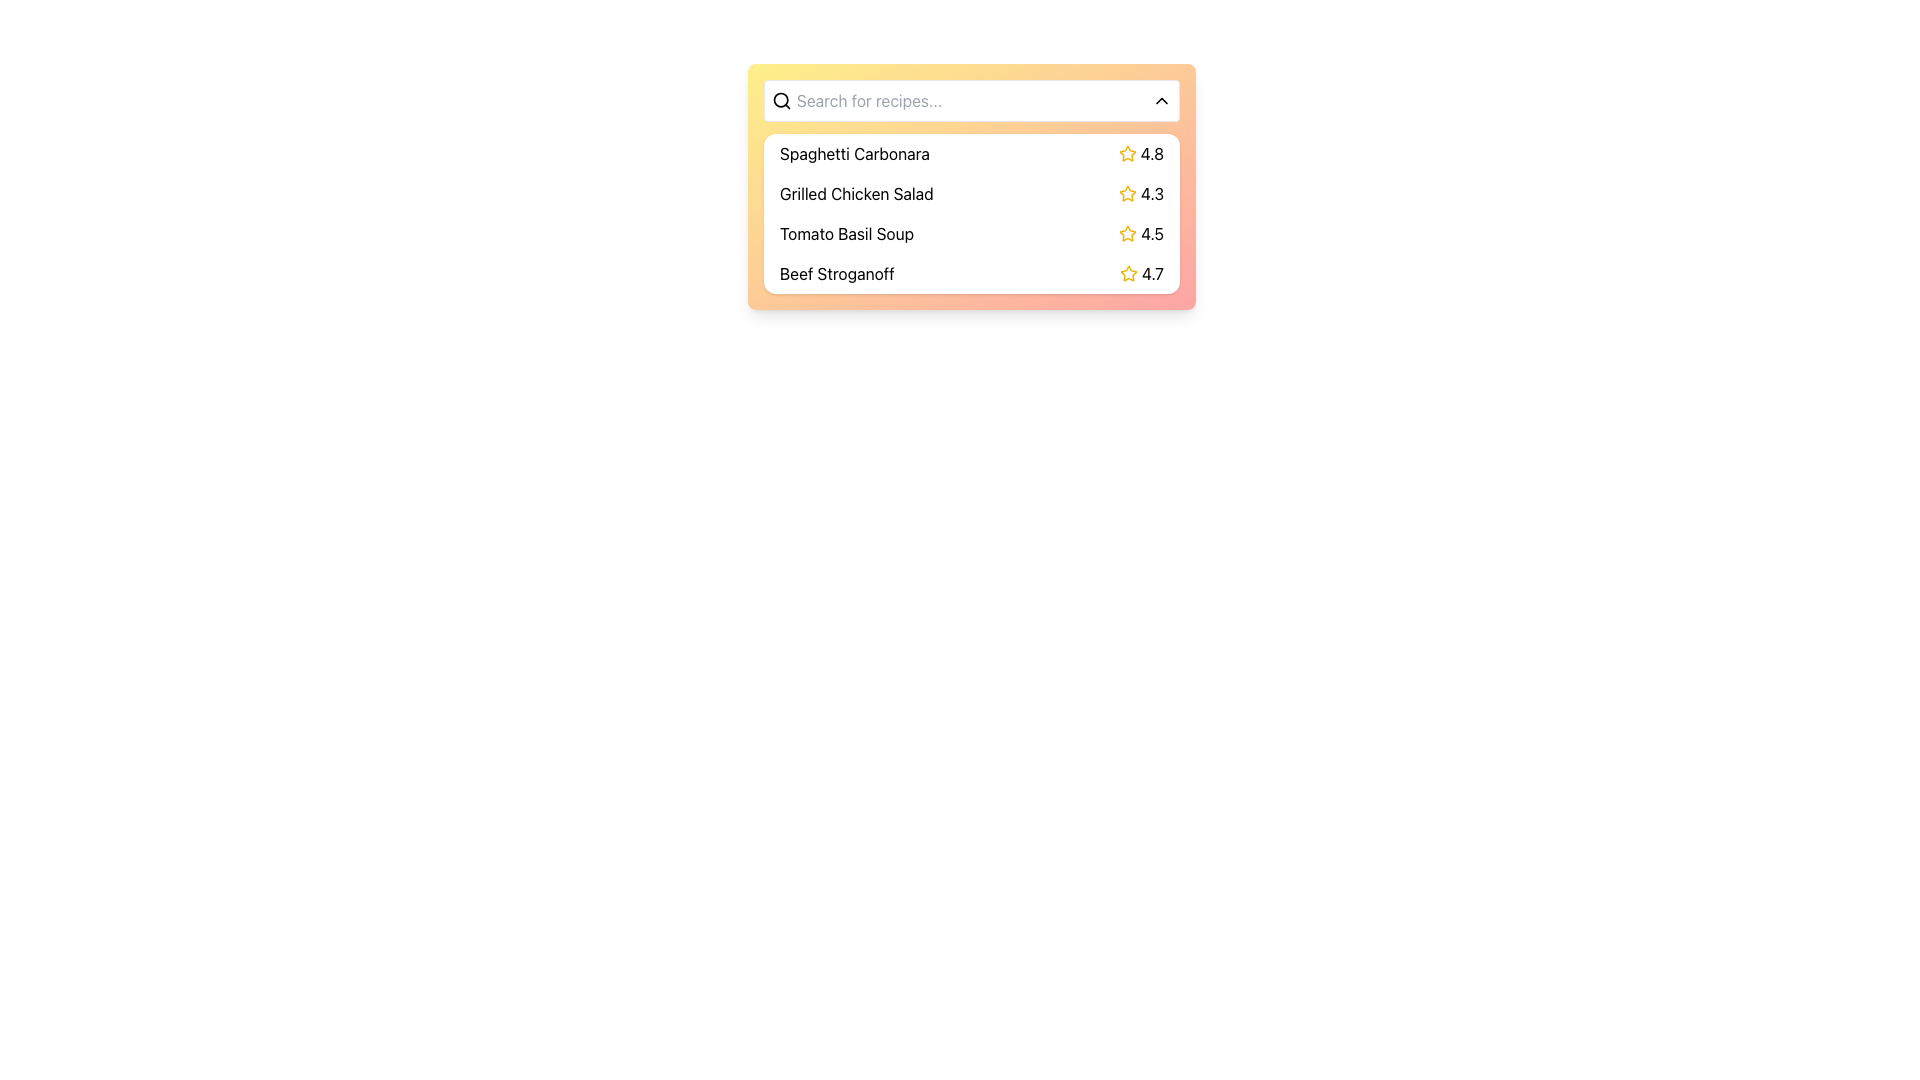 The image size is (1920, 1080). What do you see at coordinates (781, 100) in the screenshot?
I see `the magnifying glass icon located on the left side of the search bar, which is visually represented by a circular lens and a handle extending diagonally` at bounding box center [781, 100].